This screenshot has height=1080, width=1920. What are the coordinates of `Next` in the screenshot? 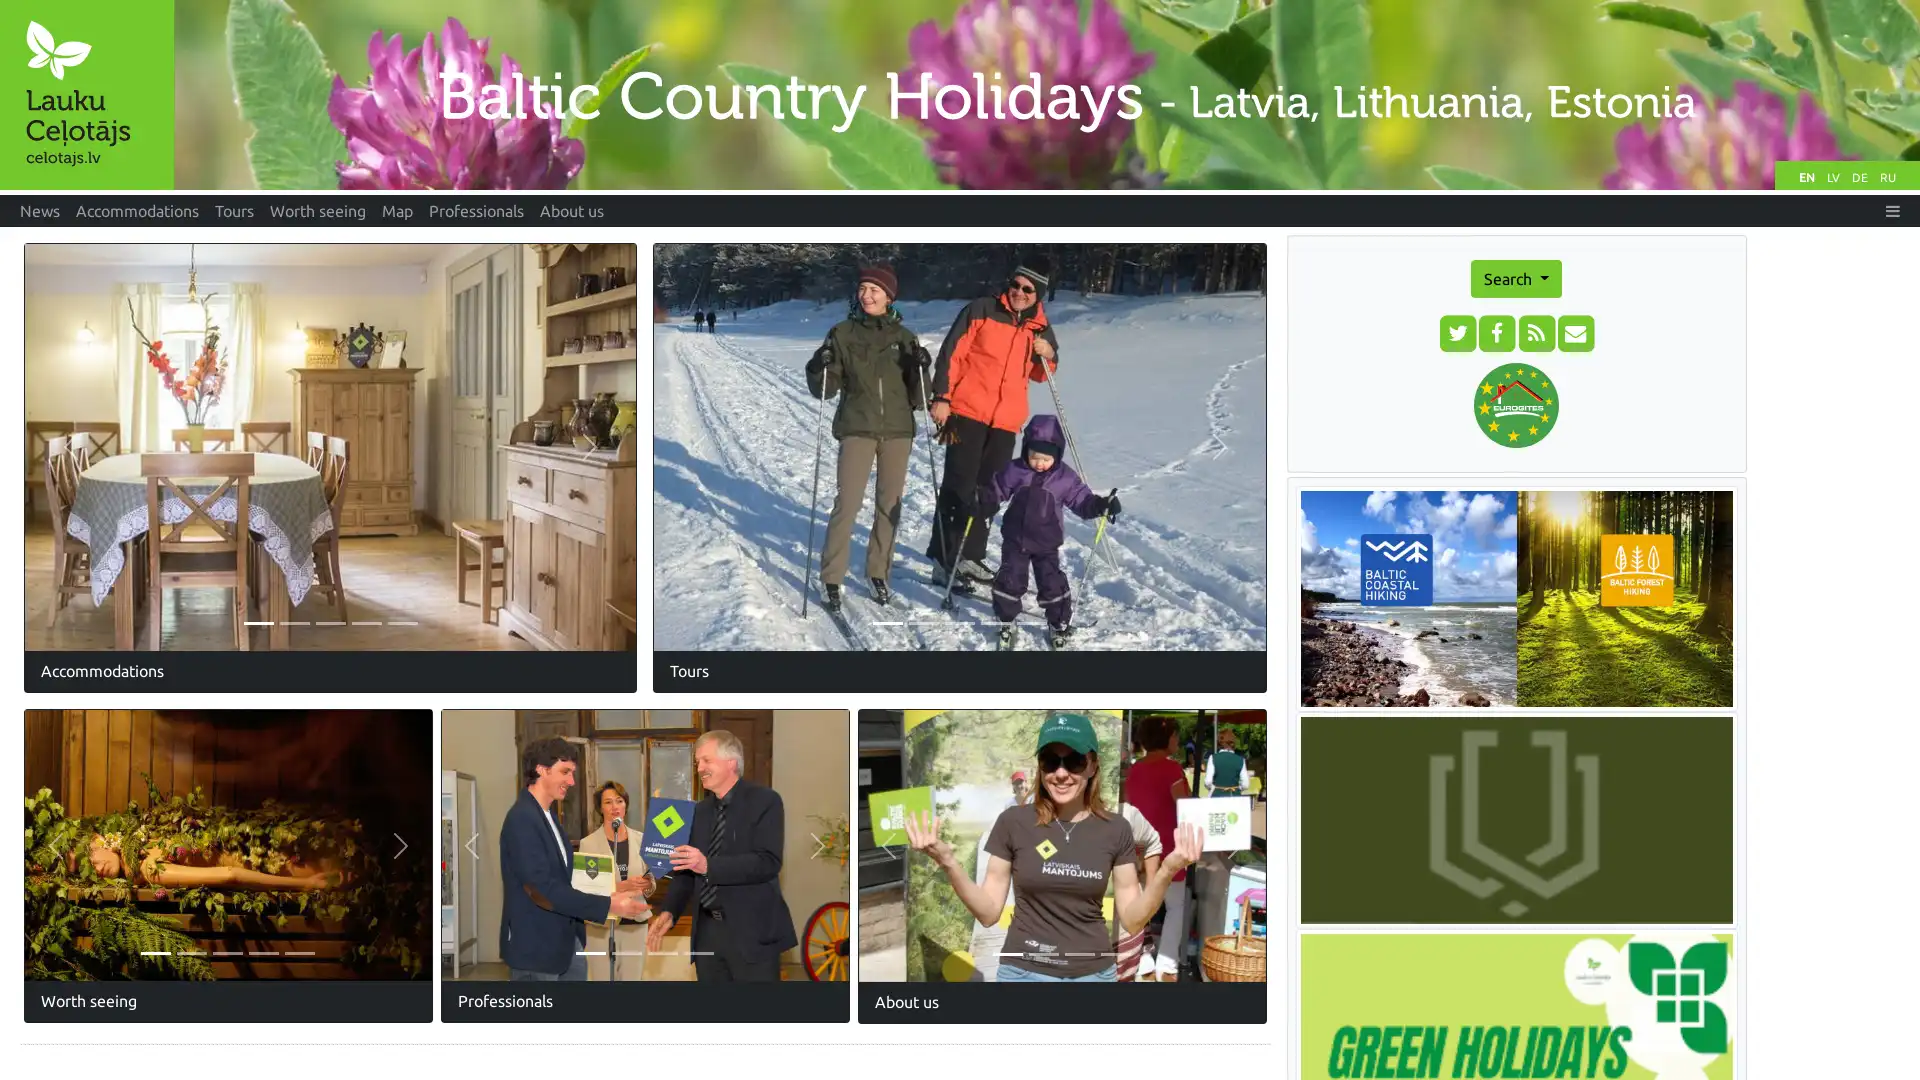 It's located at (400, 845).